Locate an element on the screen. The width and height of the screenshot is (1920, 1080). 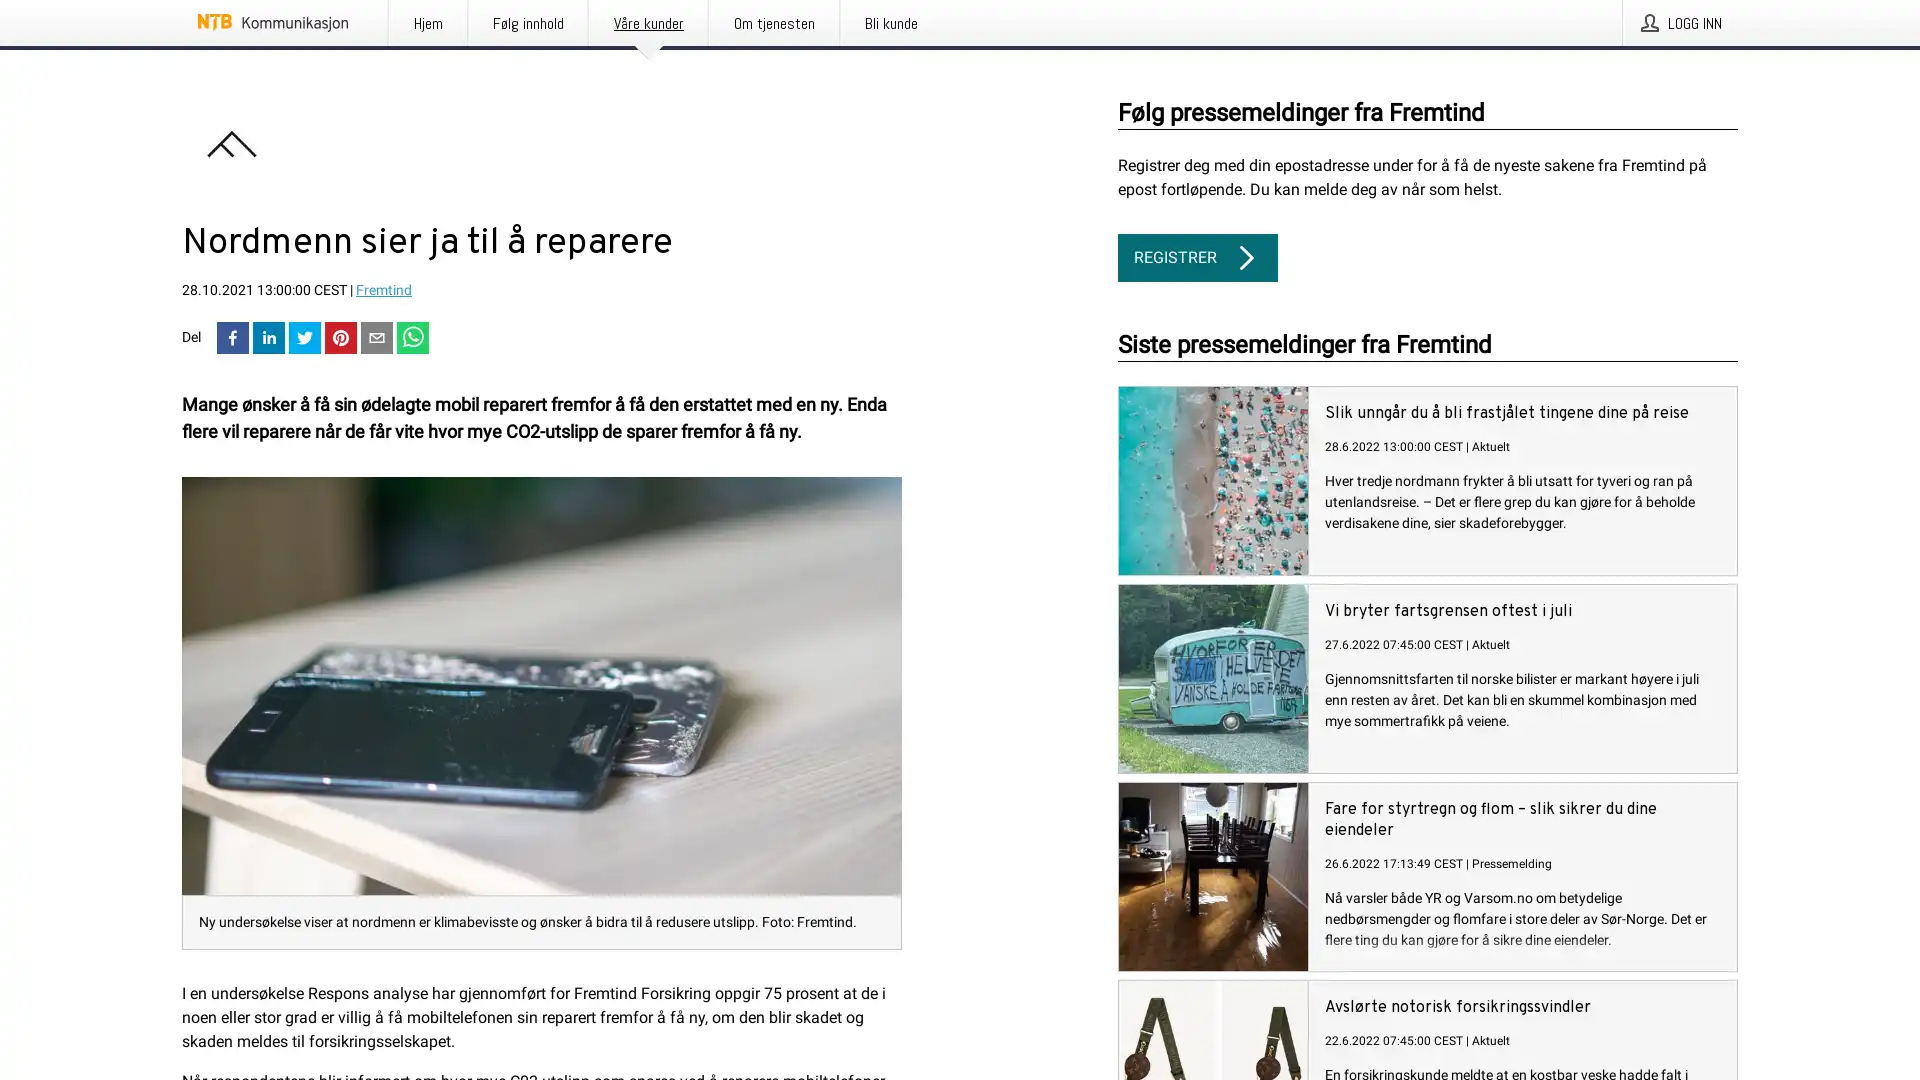
pinterest is located at coordinates (340, 338).